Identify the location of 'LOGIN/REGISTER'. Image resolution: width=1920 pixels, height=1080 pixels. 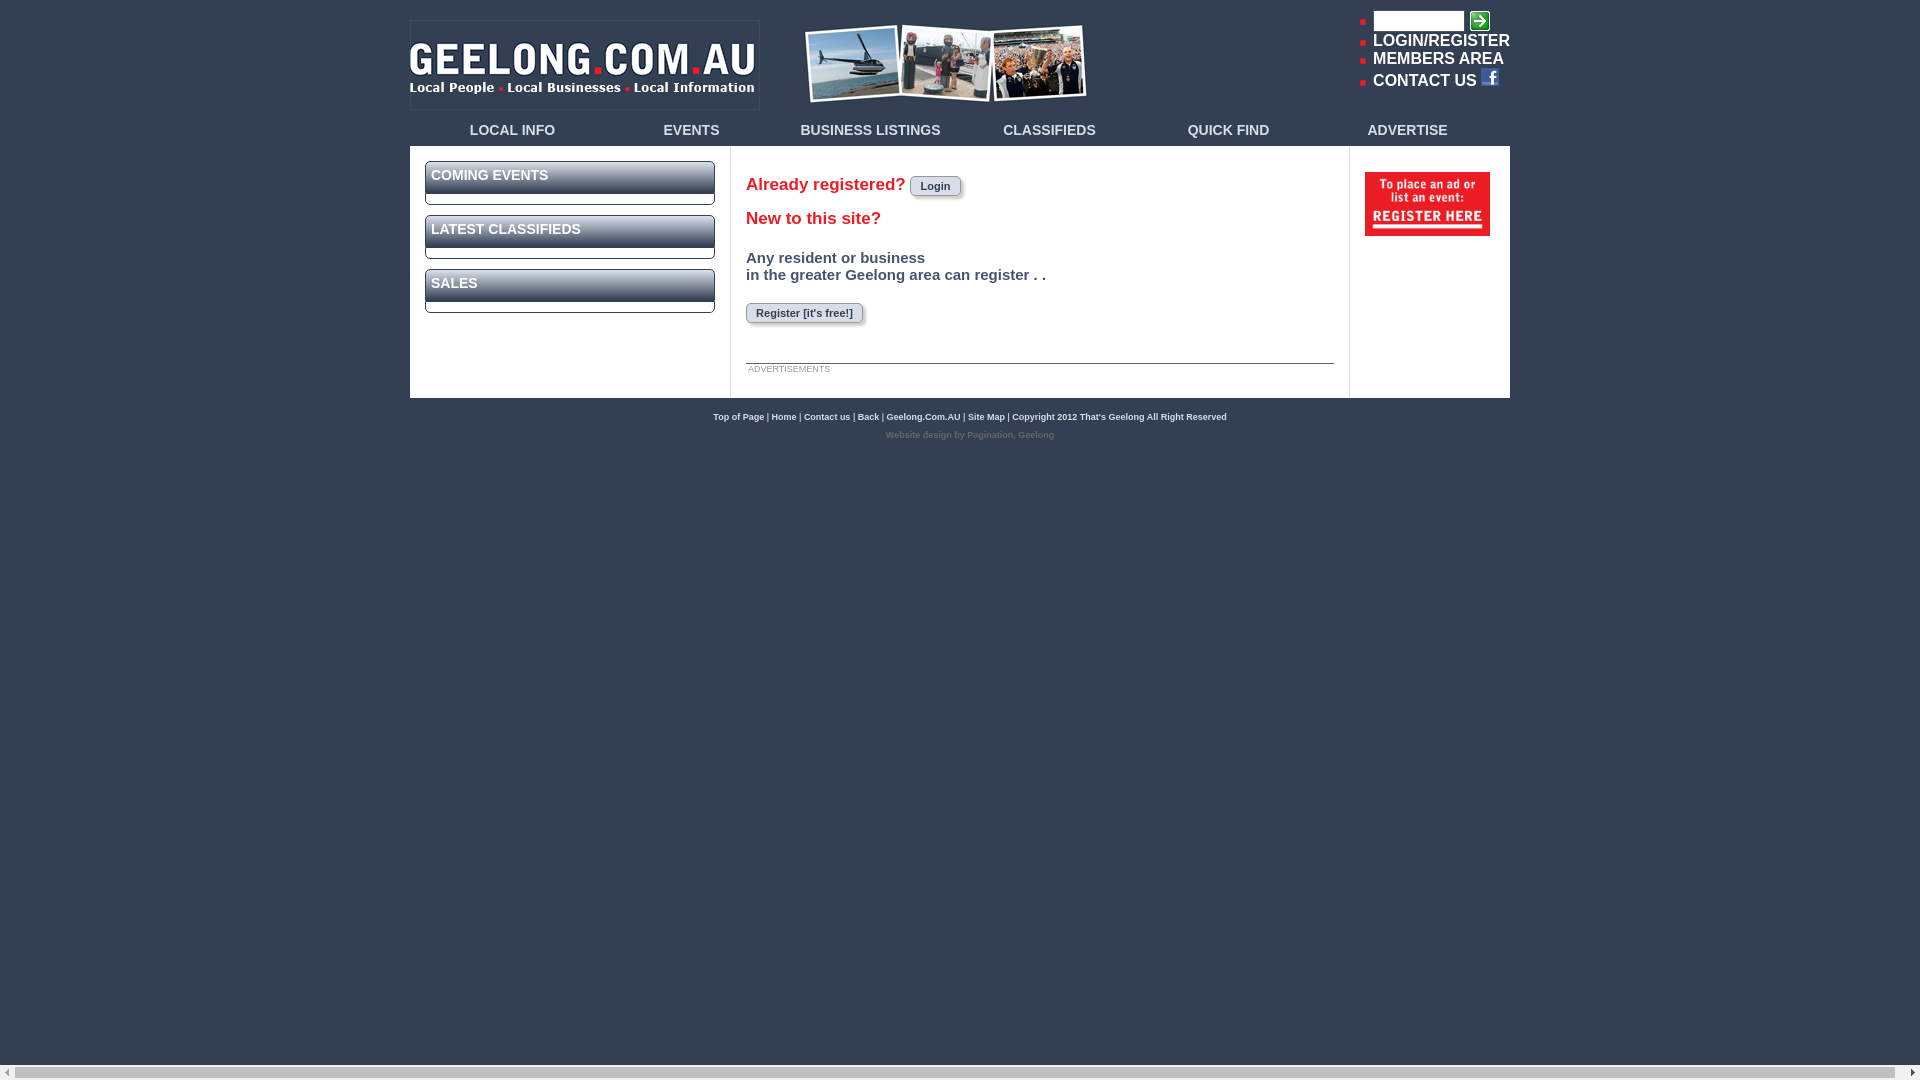
(1371, 40).